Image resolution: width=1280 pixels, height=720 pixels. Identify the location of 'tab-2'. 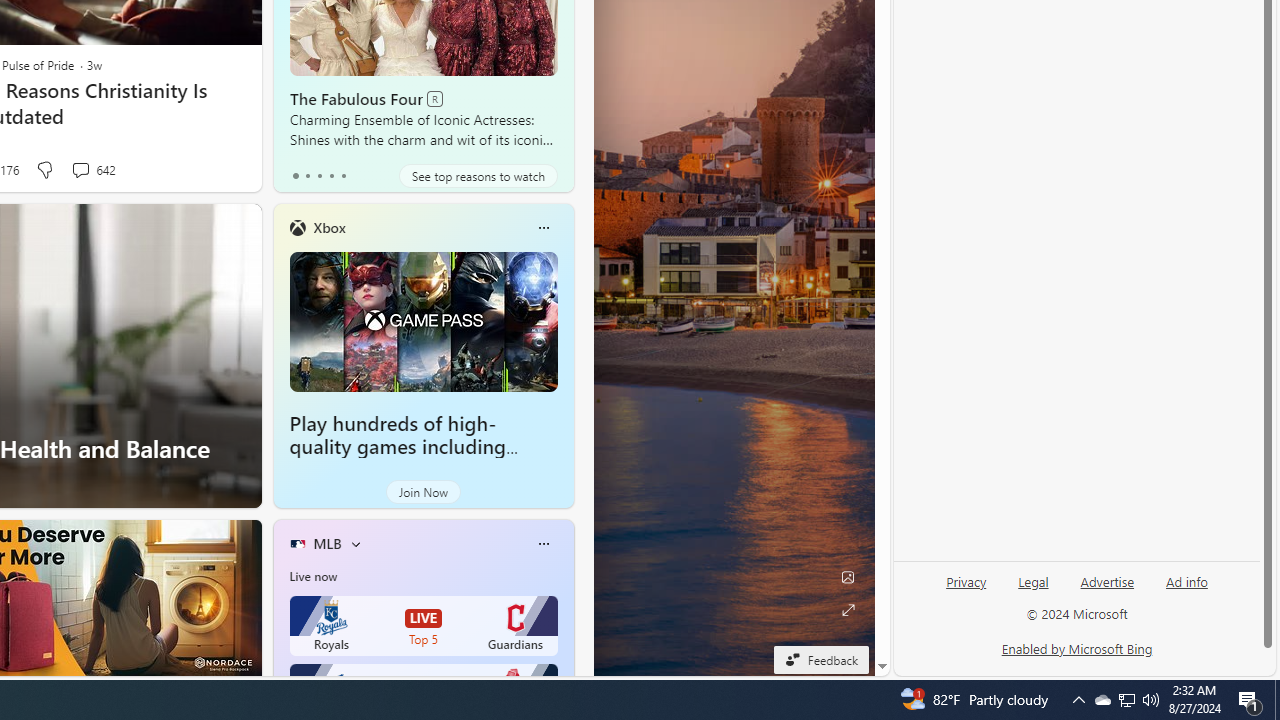
(320, 175).